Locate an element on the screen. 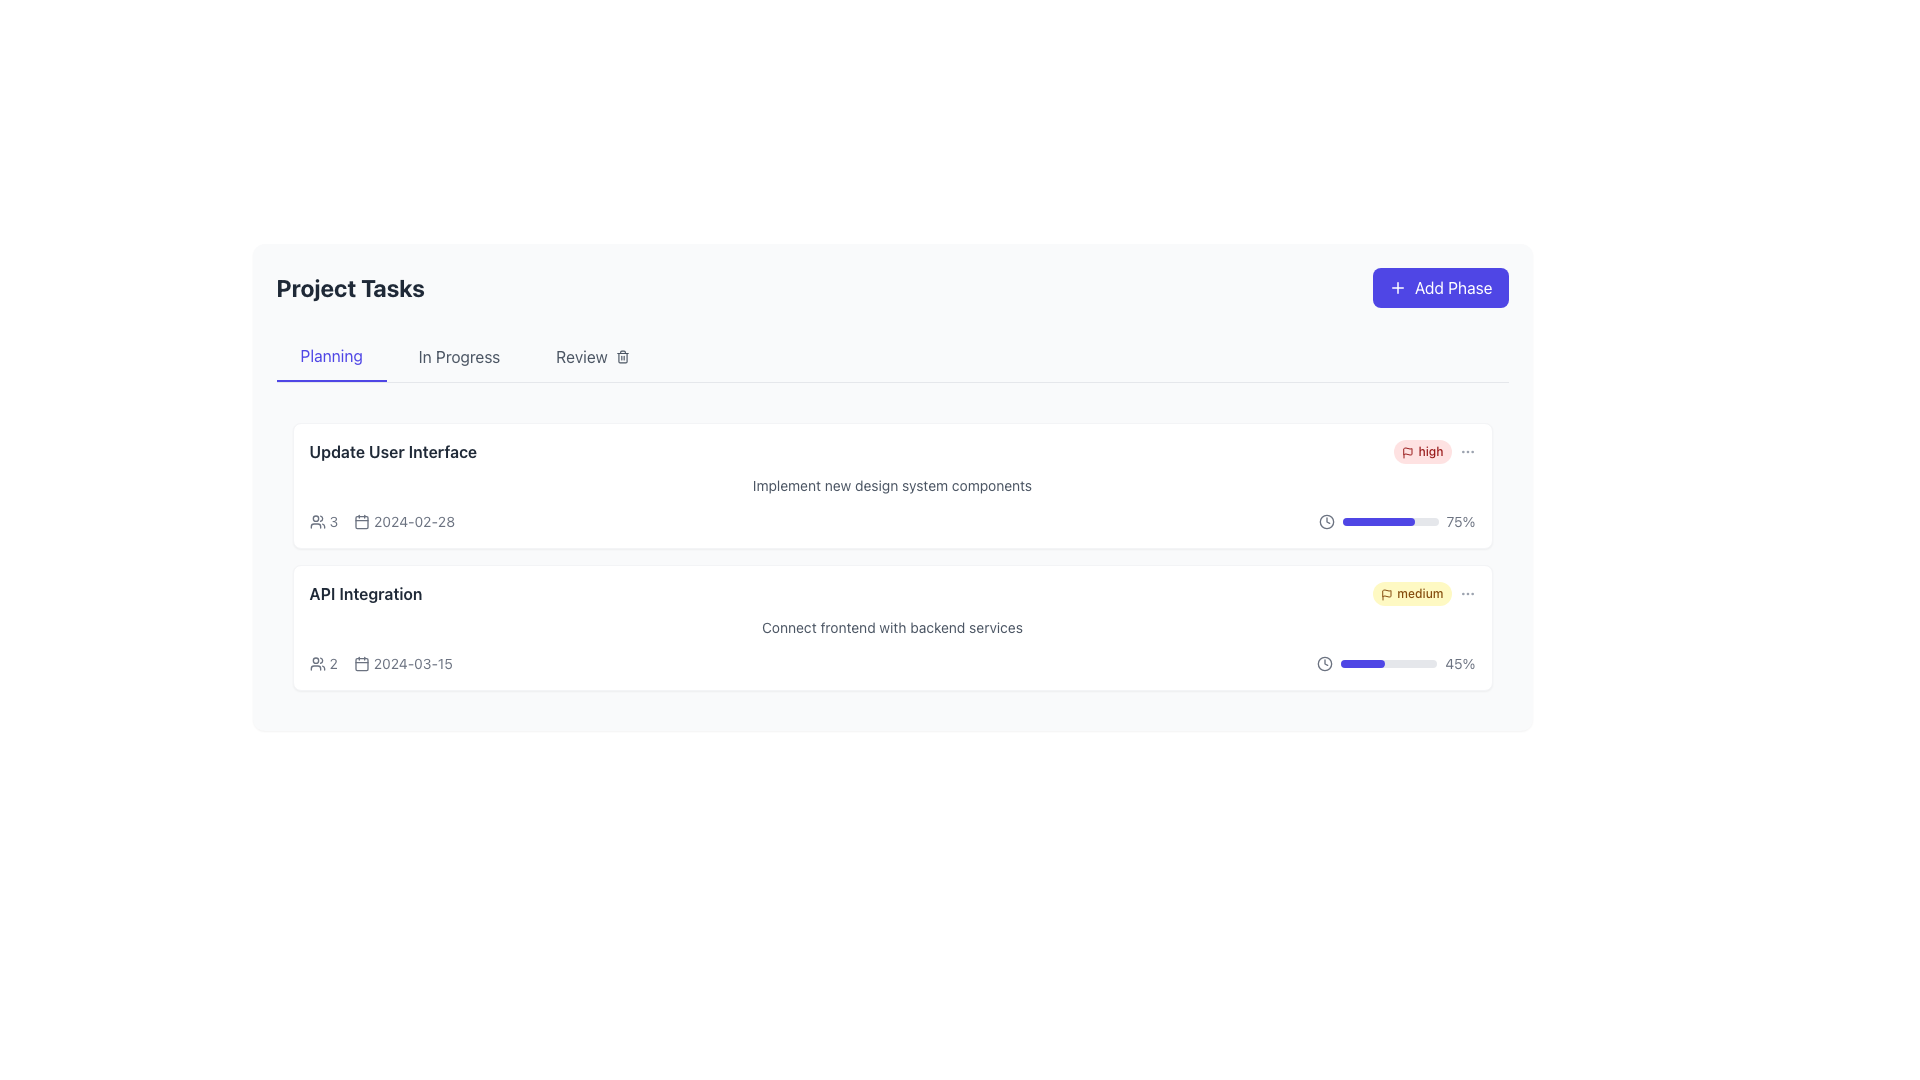 This screenshot has height=1080, width=1920. the 'Review' button is located at coordinates (591, 356).